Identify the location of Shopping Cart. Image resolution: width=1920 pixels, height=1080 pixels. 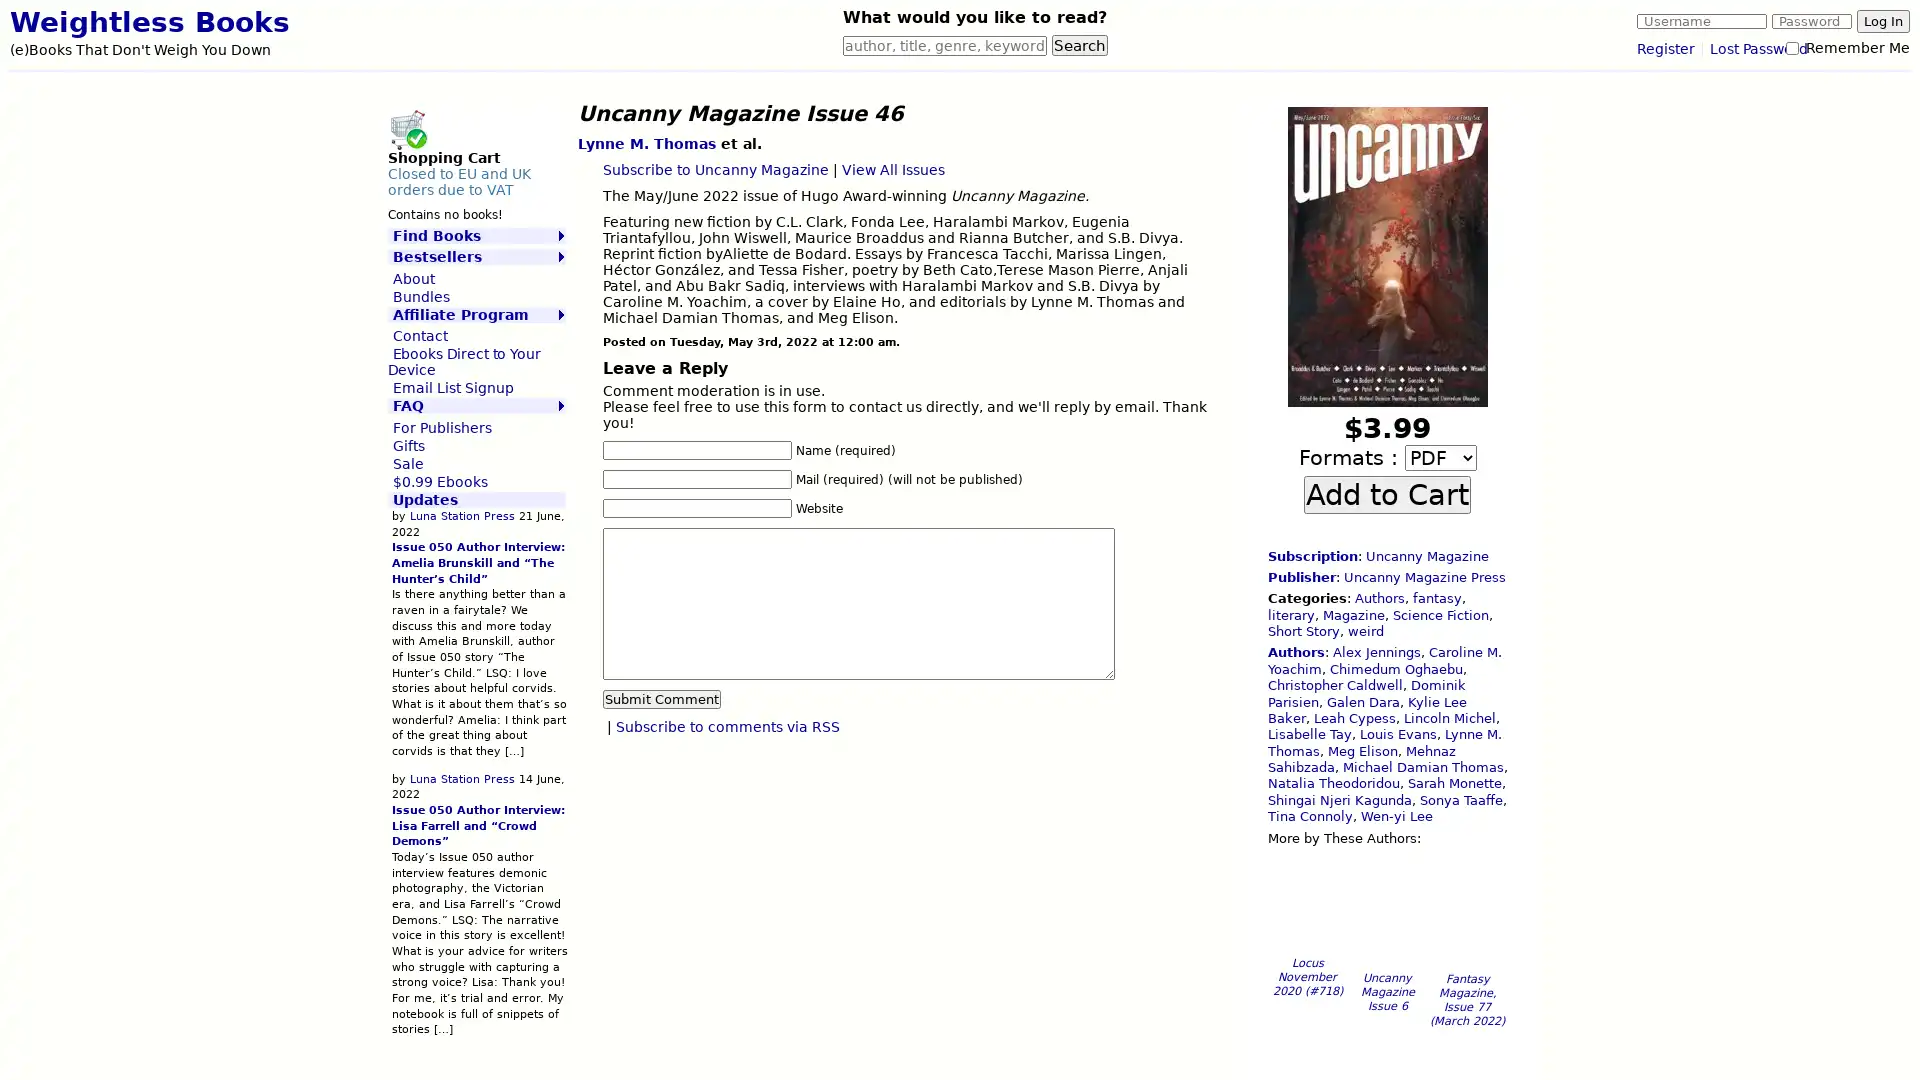
(406, 128).